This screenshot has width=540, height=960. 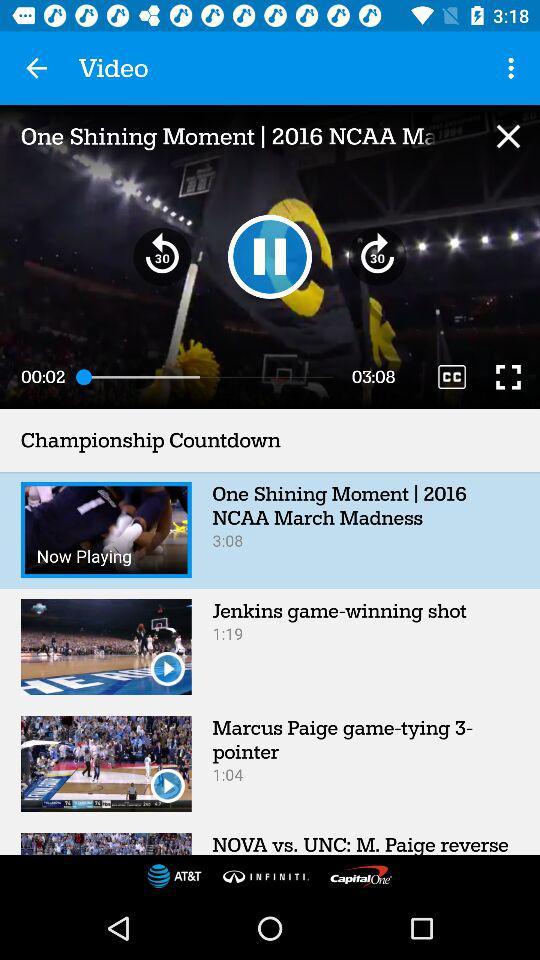 What do you see at coordinates (452, 376) in the screenshot?
I see `cc` at bounding box center [452, 376].